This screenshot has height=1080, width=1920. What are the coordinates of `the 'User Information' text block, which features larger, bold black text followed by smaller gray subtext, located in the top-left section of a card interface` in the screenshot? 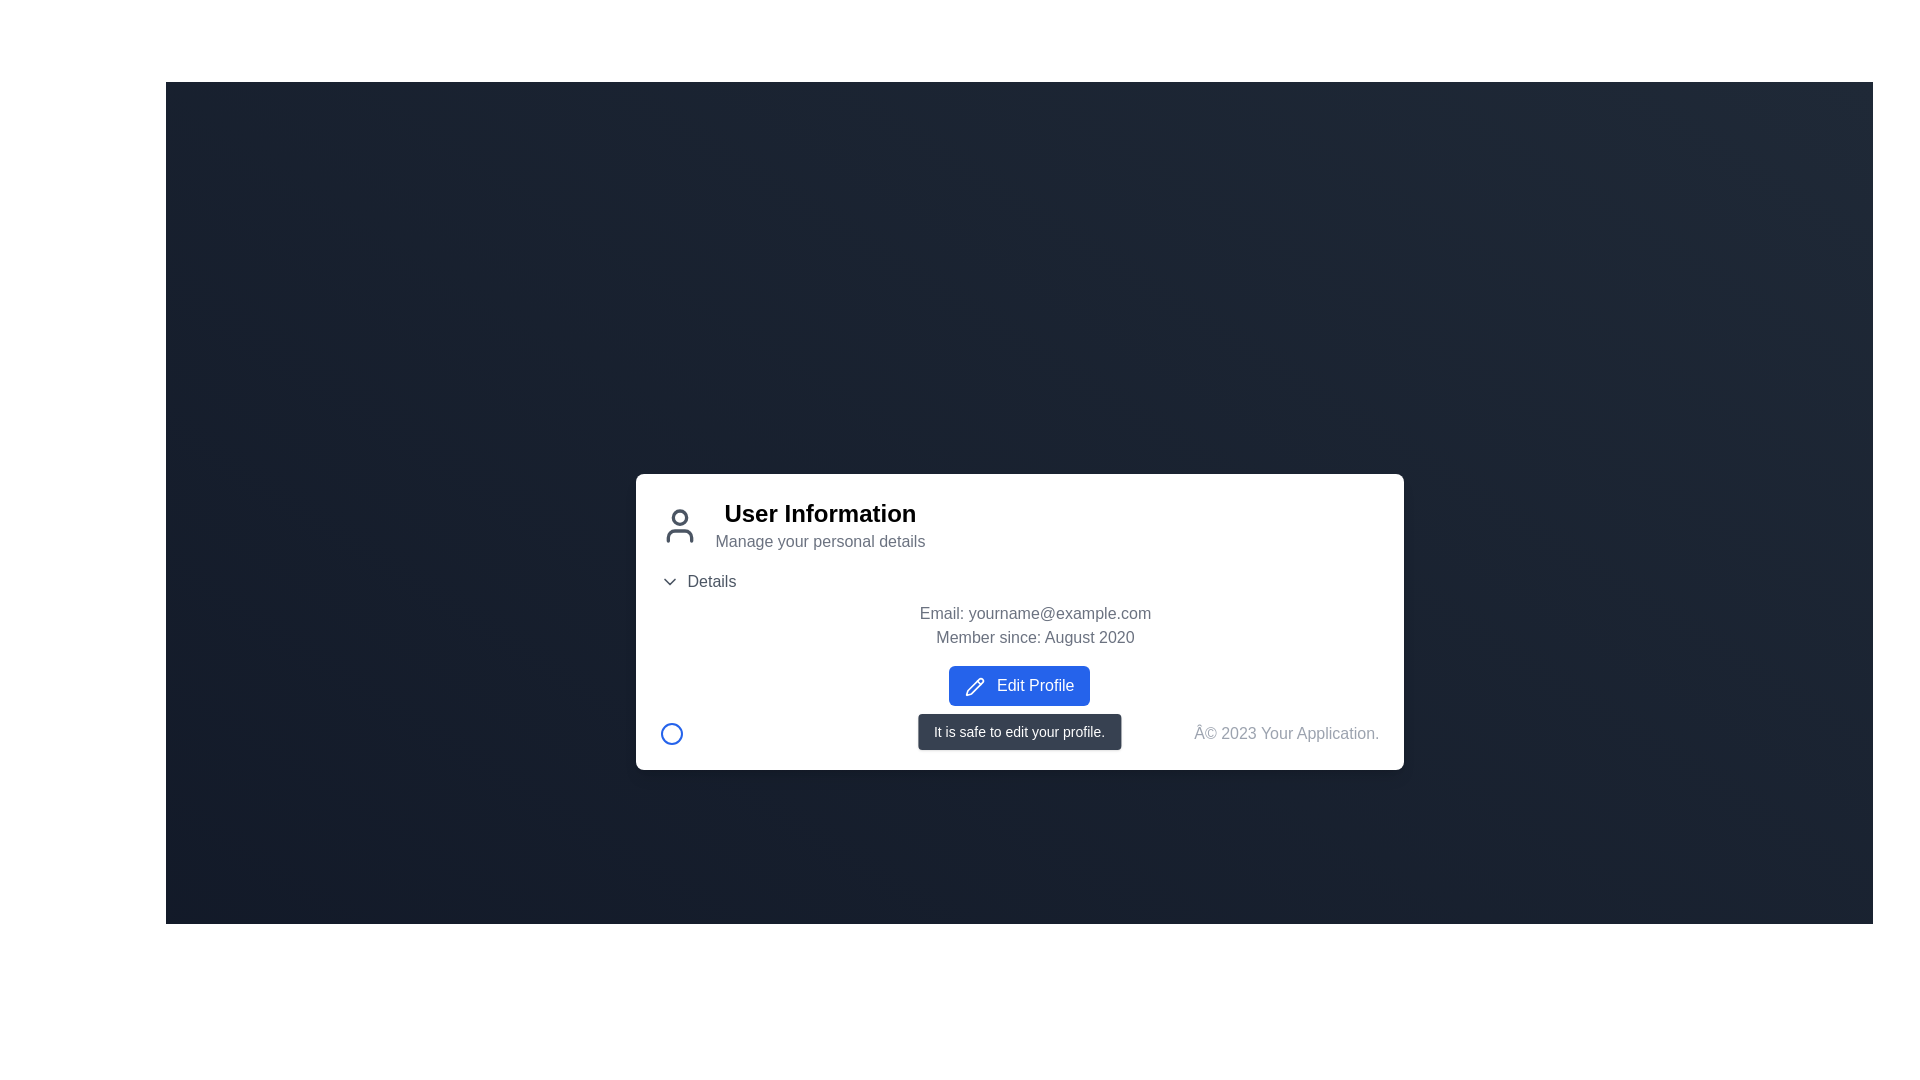 It's located at (820, 524).